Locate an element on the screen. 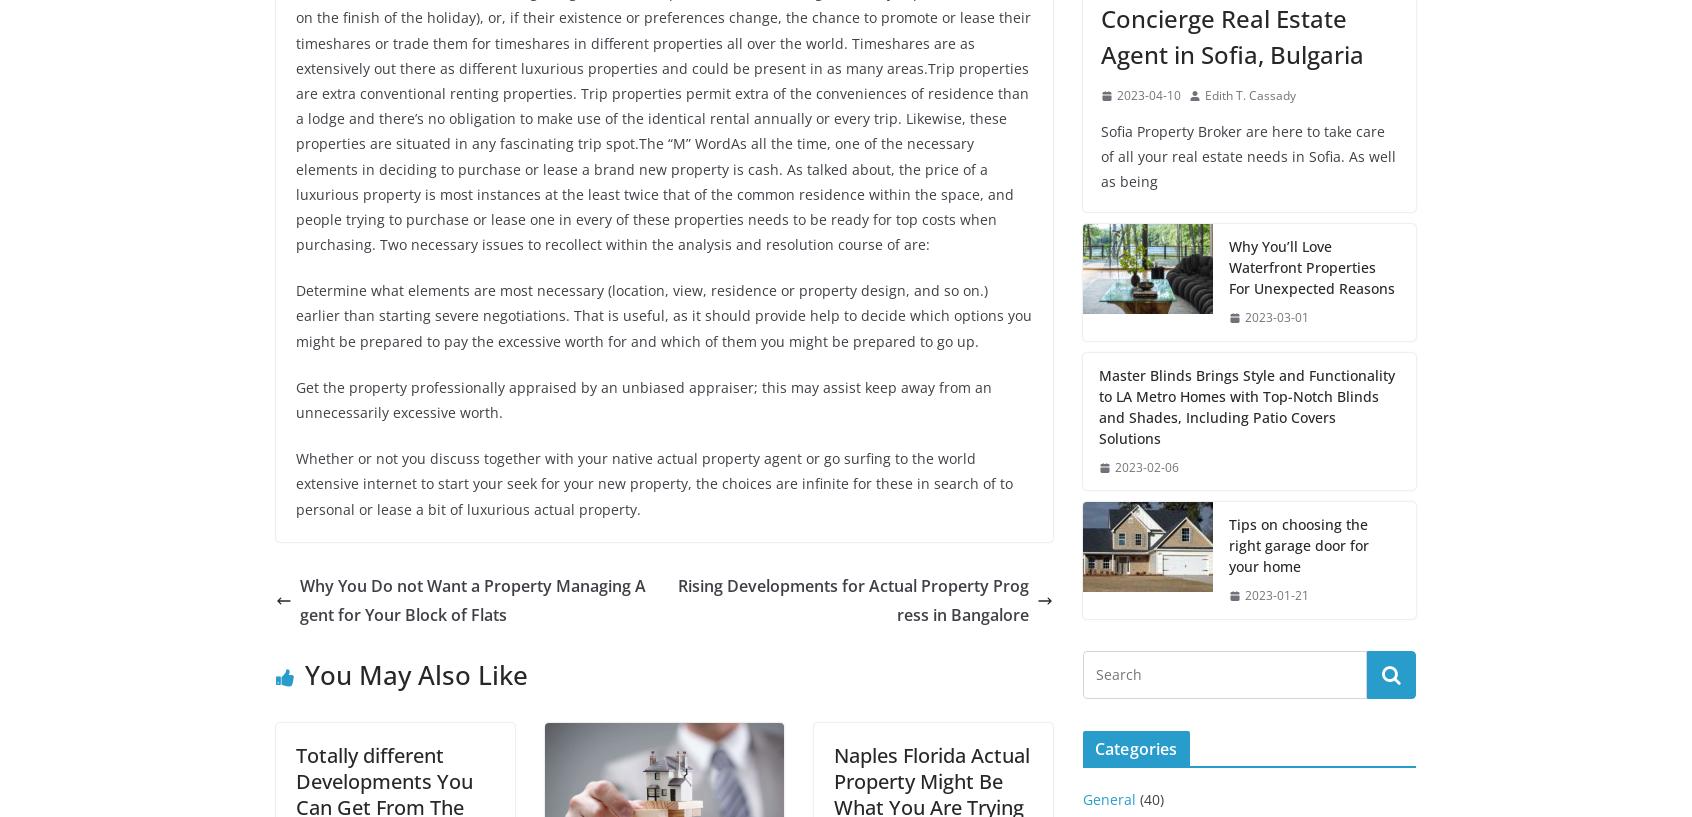  '2023-01-21' is located at coordinates (1244, 595).